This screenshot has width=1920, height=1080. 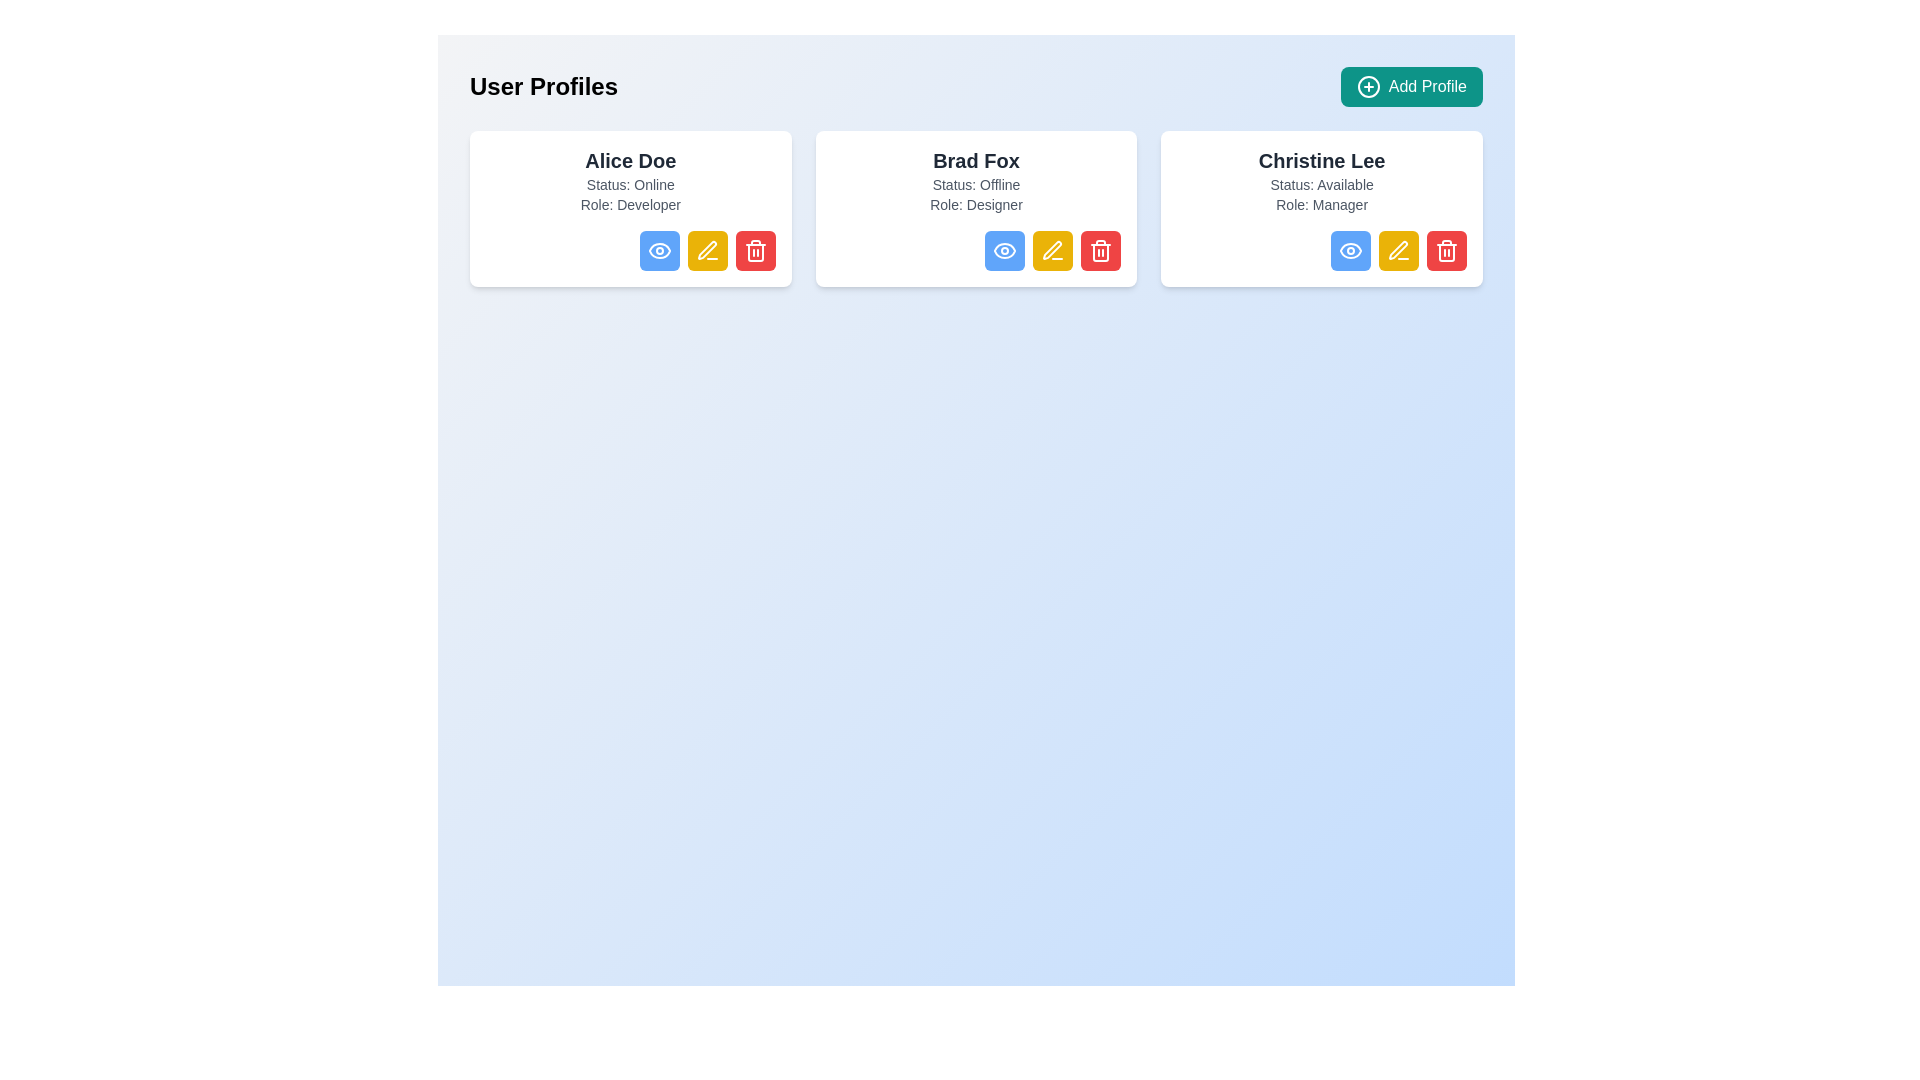 I want to click on the static text label that describes the role of the individual 'Christine Lee' within the card, located below 'Status: Available', so click(x=1322, y=204).